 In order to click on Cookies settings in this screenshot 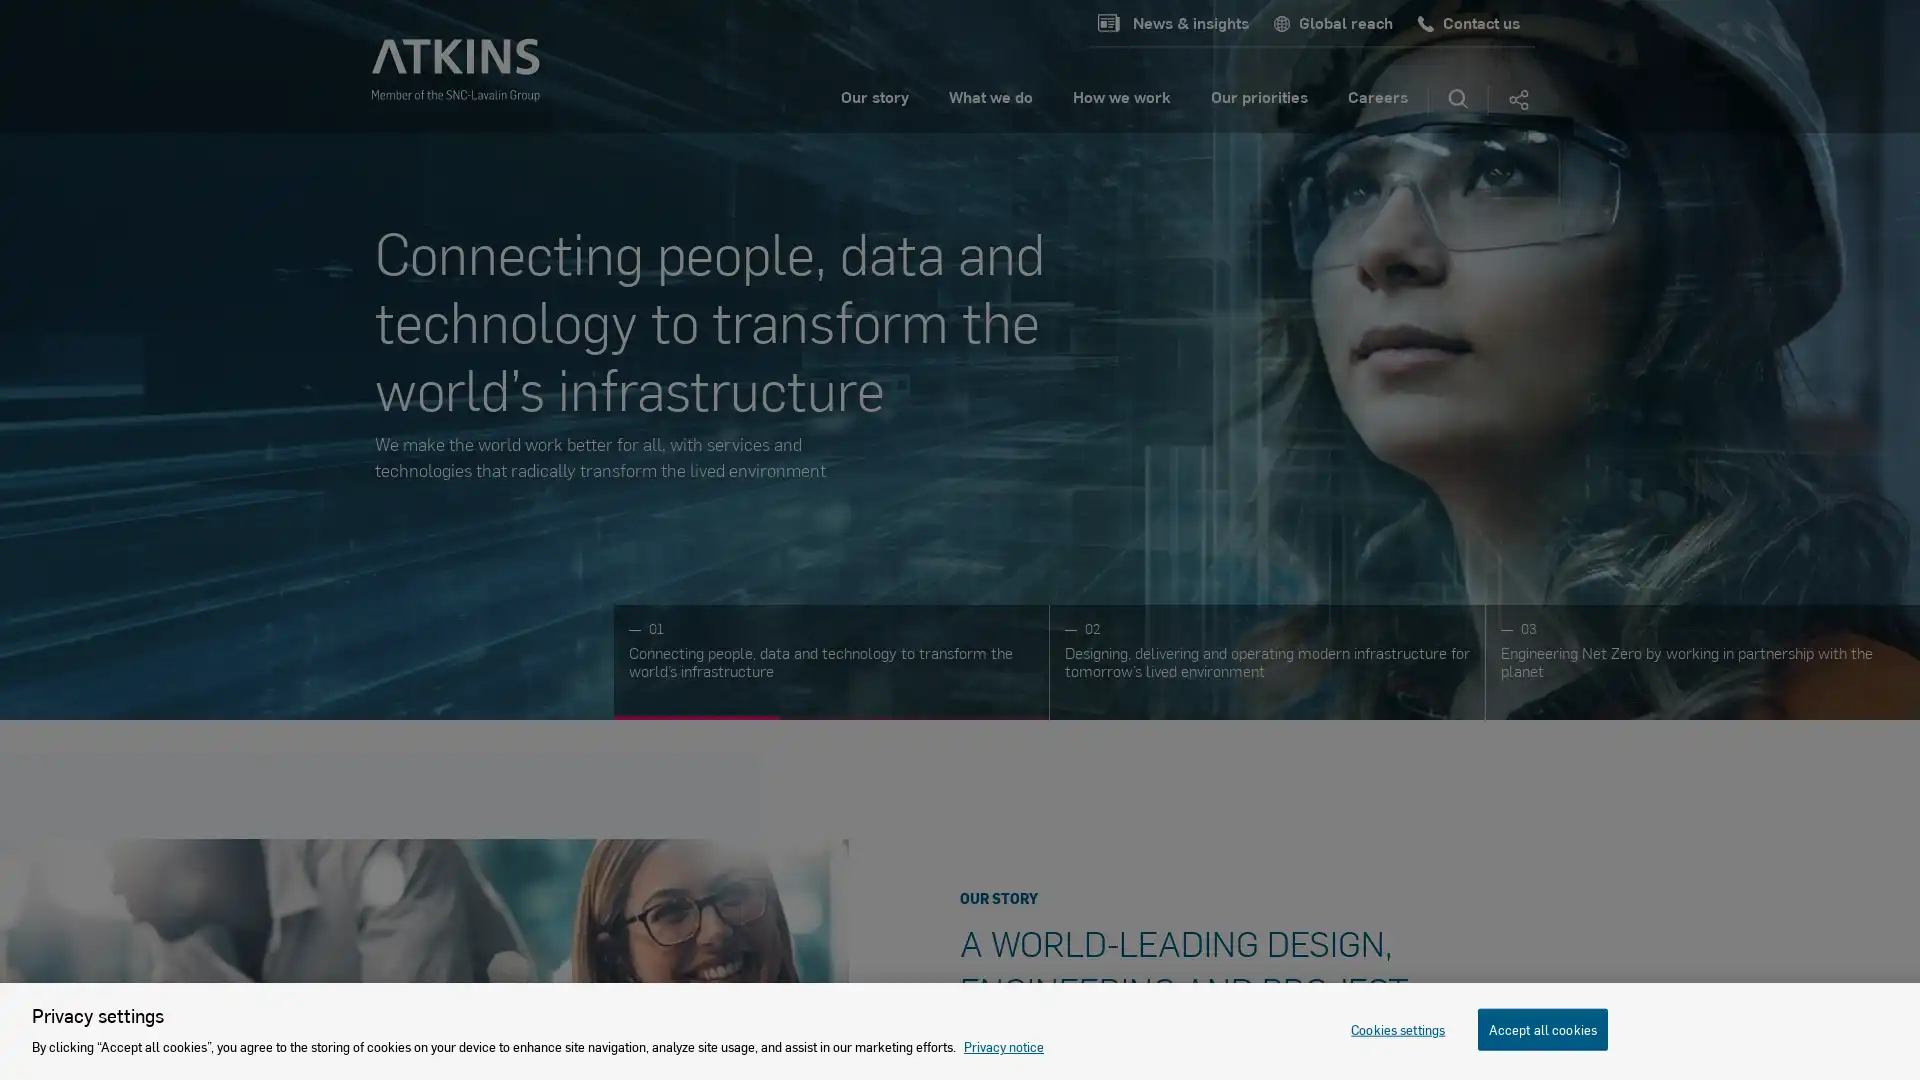, I will do `click(1396, 1029)`.